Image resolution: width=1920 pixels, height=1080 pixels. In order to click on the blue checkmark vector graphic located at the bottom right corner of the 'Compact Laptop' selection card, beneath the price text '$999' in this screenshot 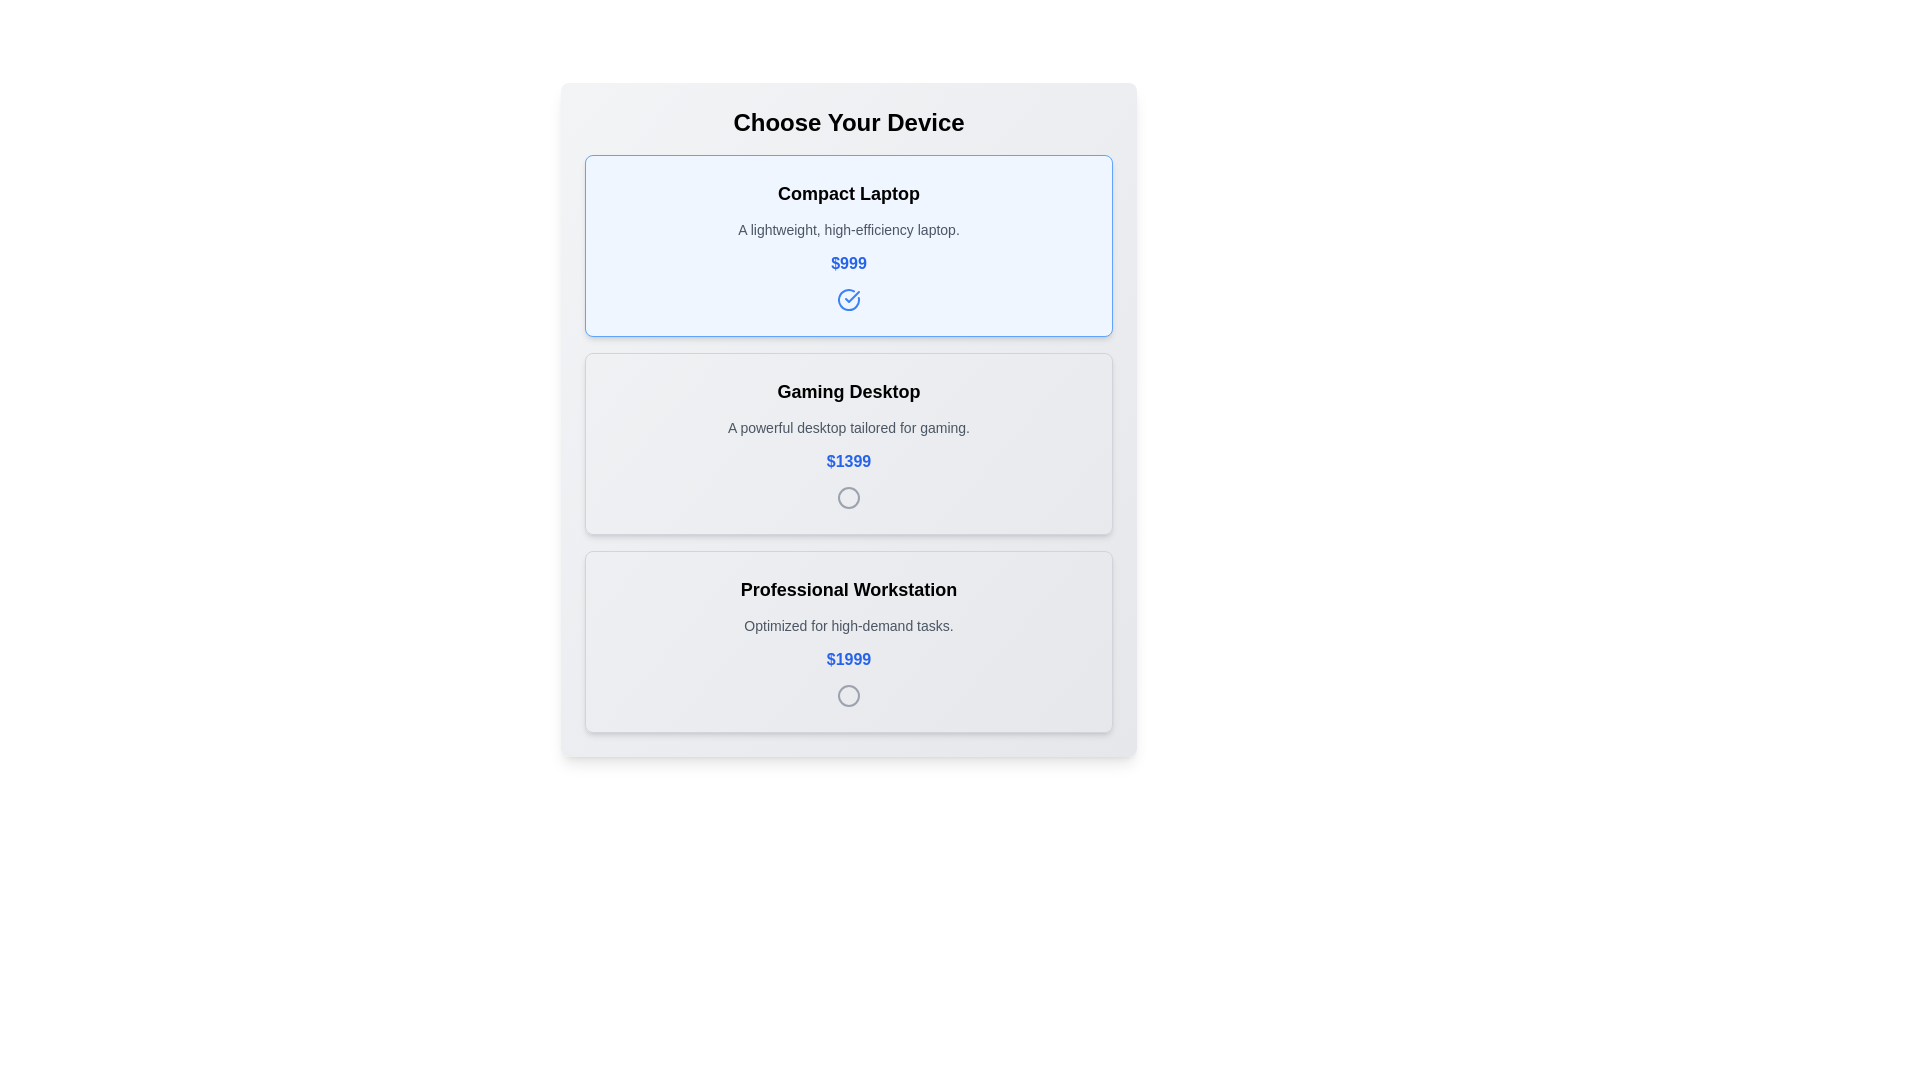, I will do `click(852, 297)`.